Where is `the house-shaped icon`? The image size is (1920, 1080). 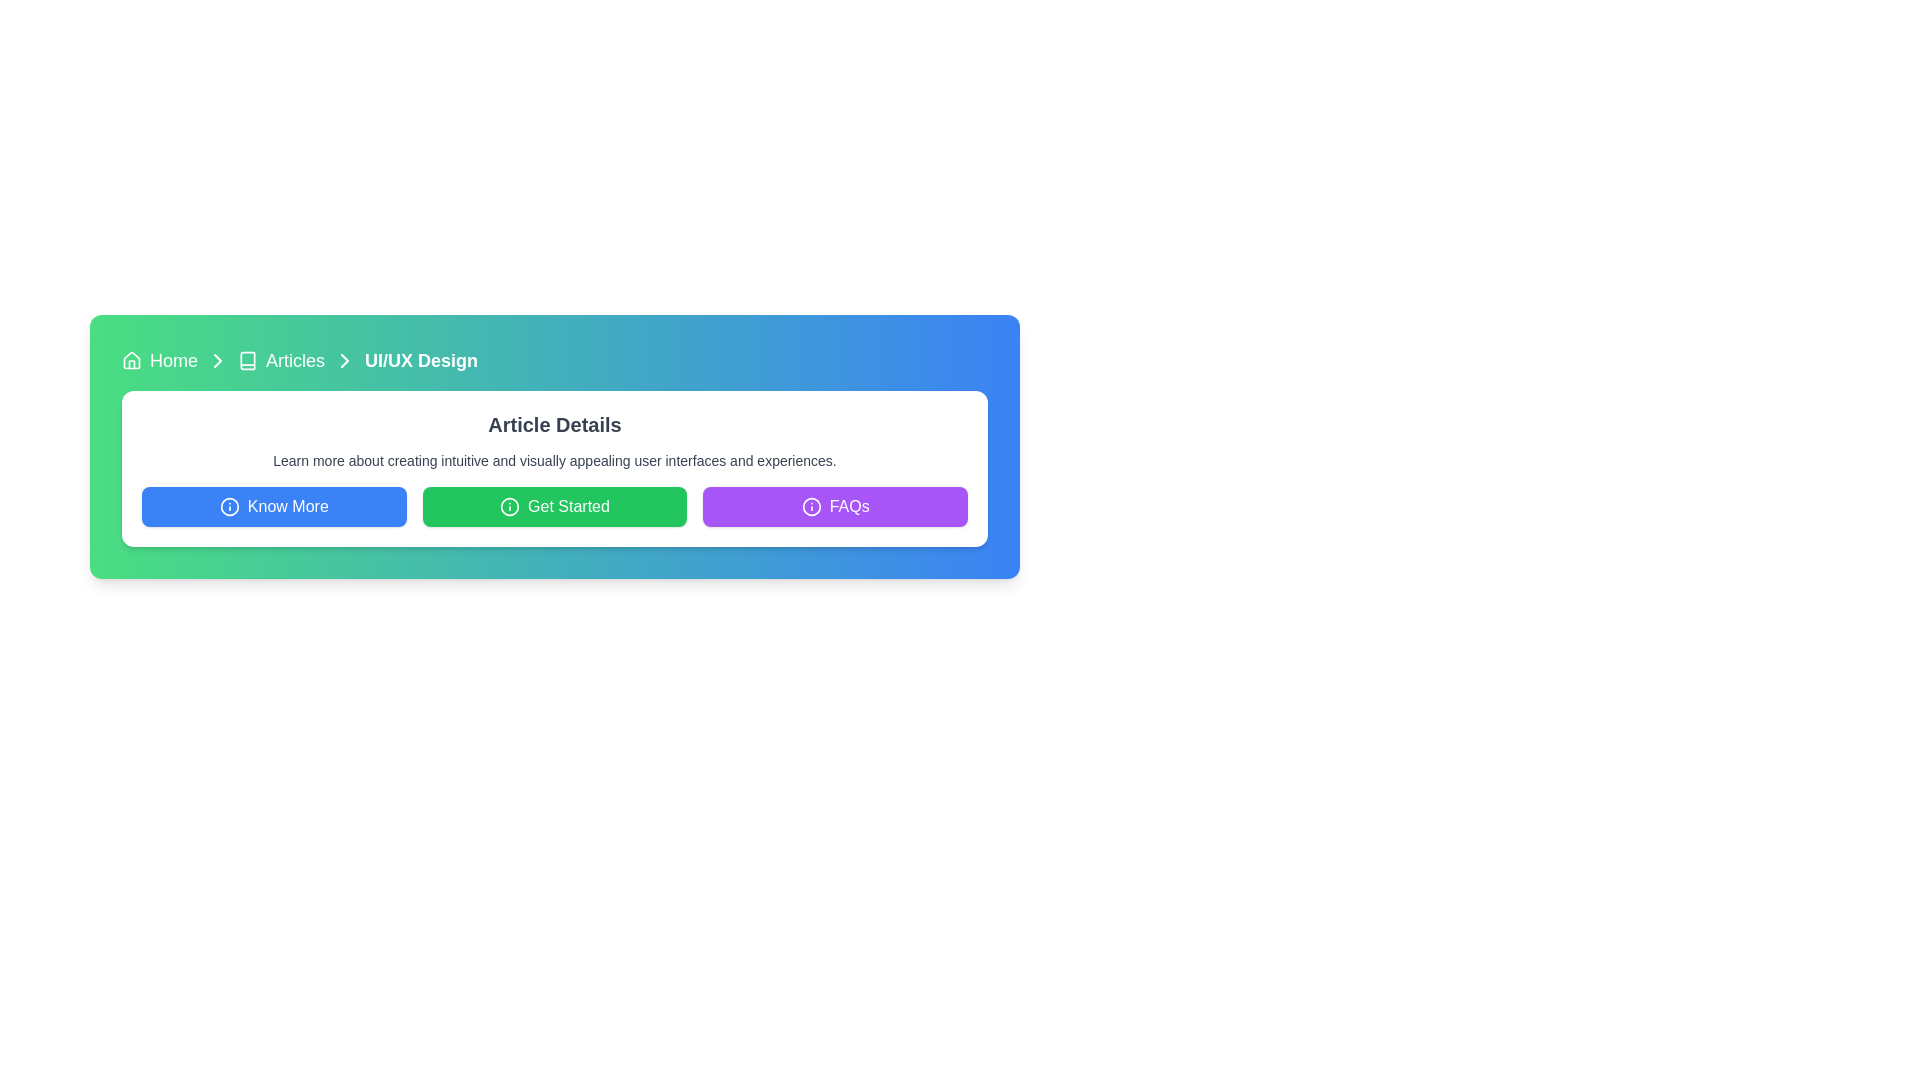 the house-shaped icon is located at coordinates (131, 361).